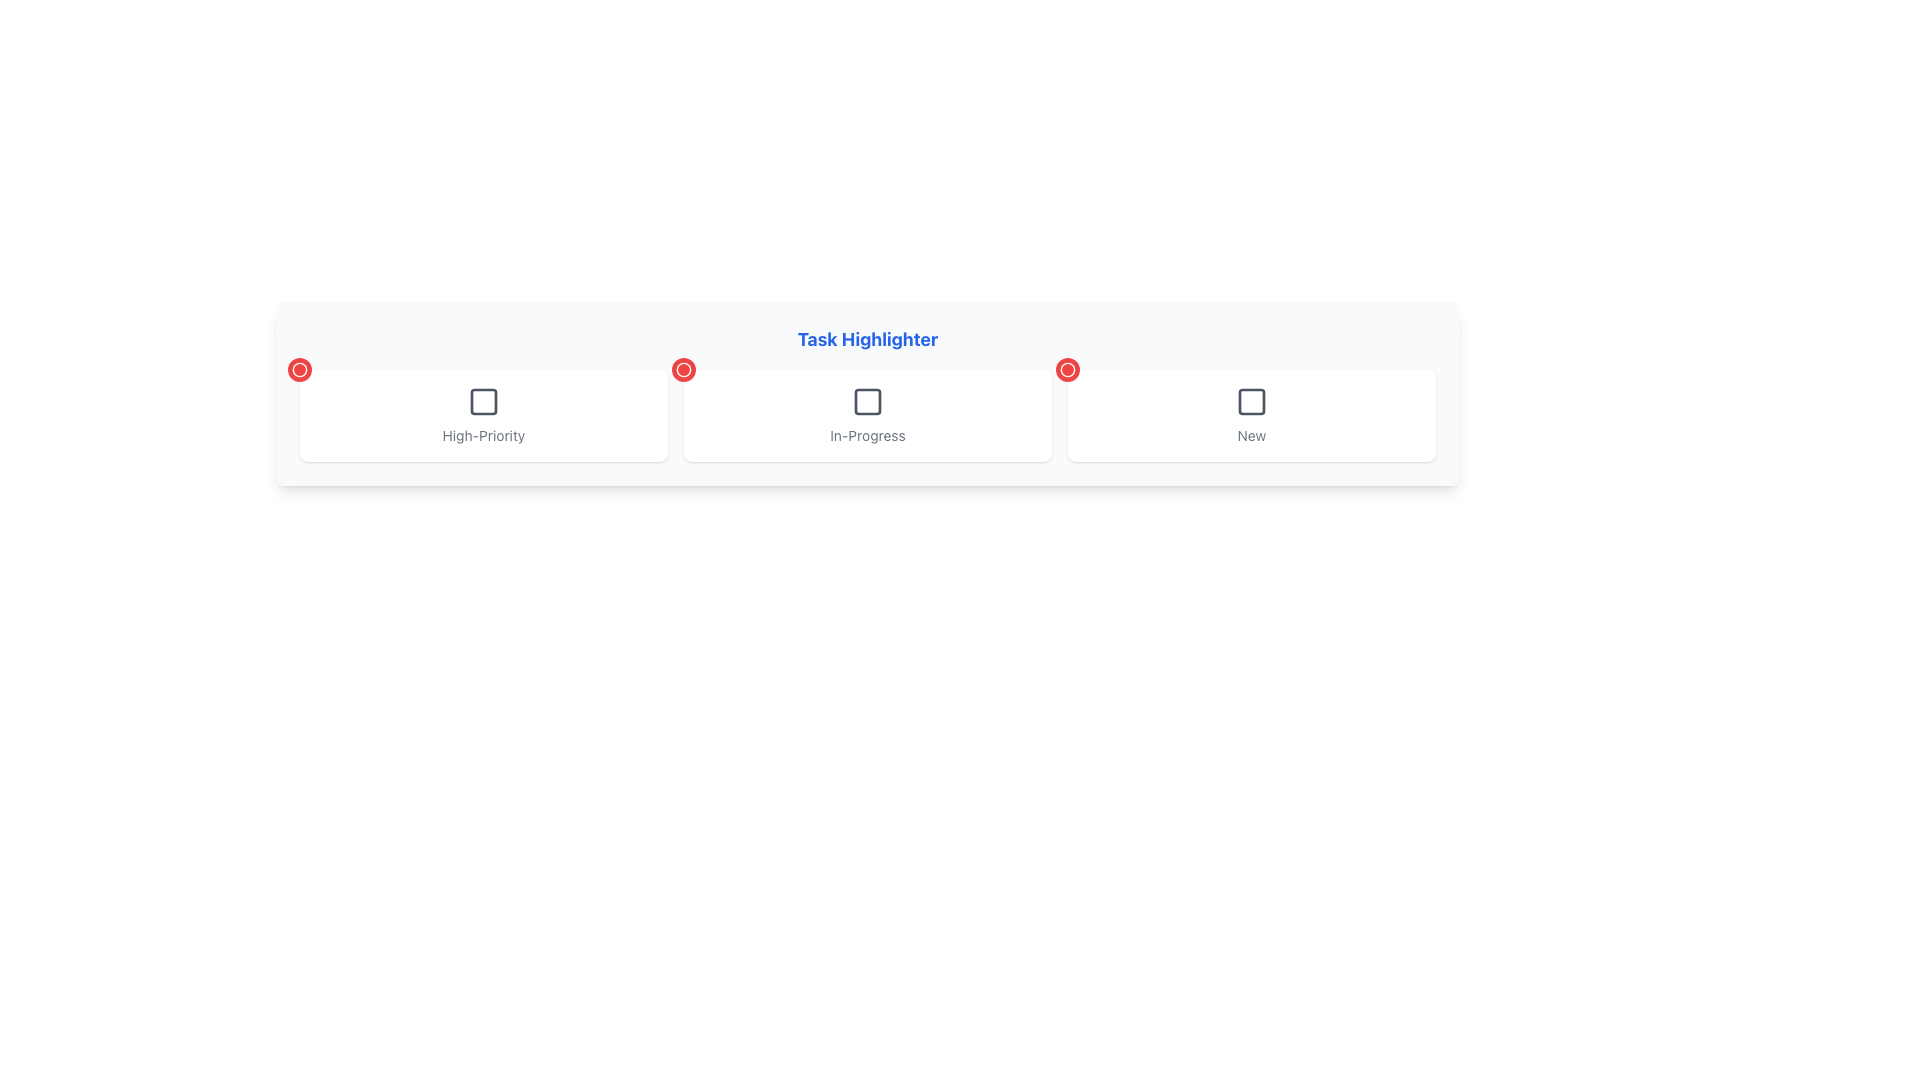 The height and width of the screenshot is (1080, 1920). I want to click on the central square icon within the 'In-Progress' section of the interface, so click(868, 401).